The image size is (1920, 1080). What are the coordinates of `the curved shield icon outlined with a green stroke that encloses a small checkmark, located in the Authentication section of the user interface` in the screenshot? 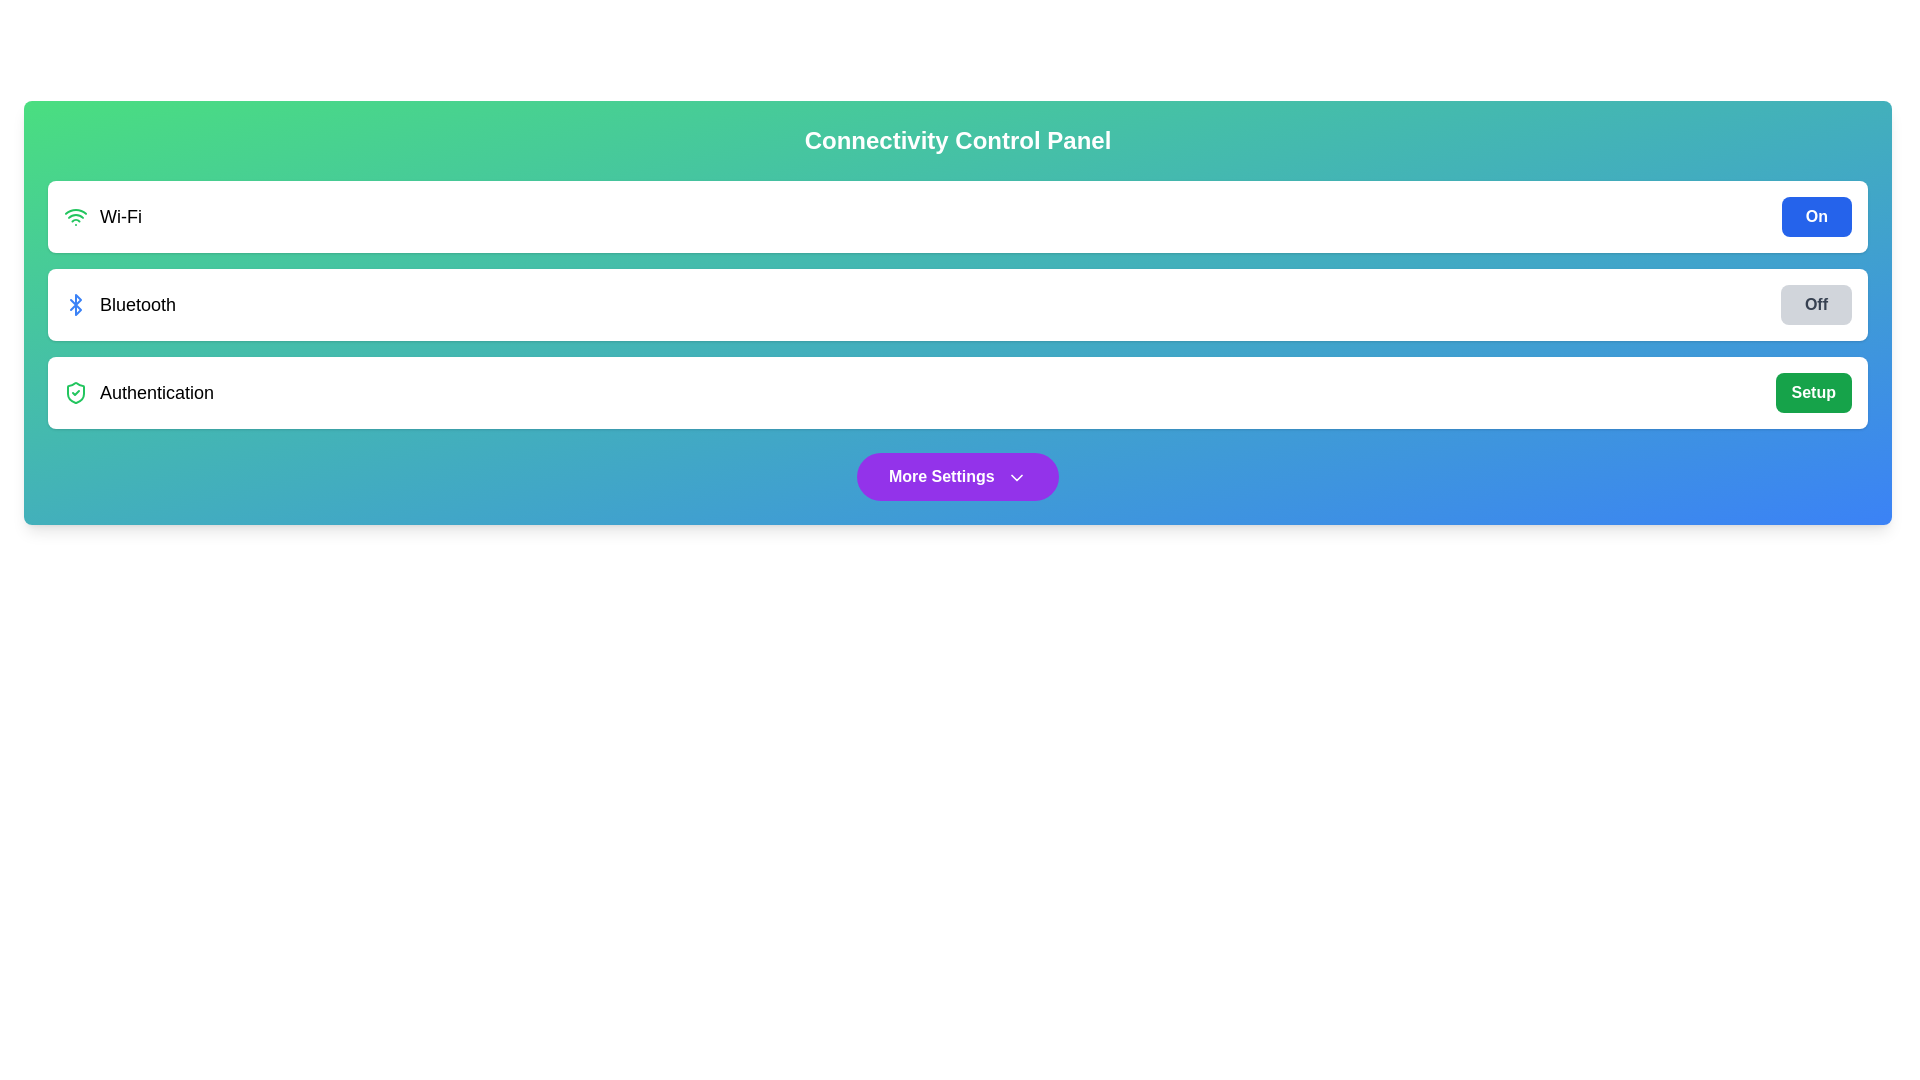 It's located at (76, 393).